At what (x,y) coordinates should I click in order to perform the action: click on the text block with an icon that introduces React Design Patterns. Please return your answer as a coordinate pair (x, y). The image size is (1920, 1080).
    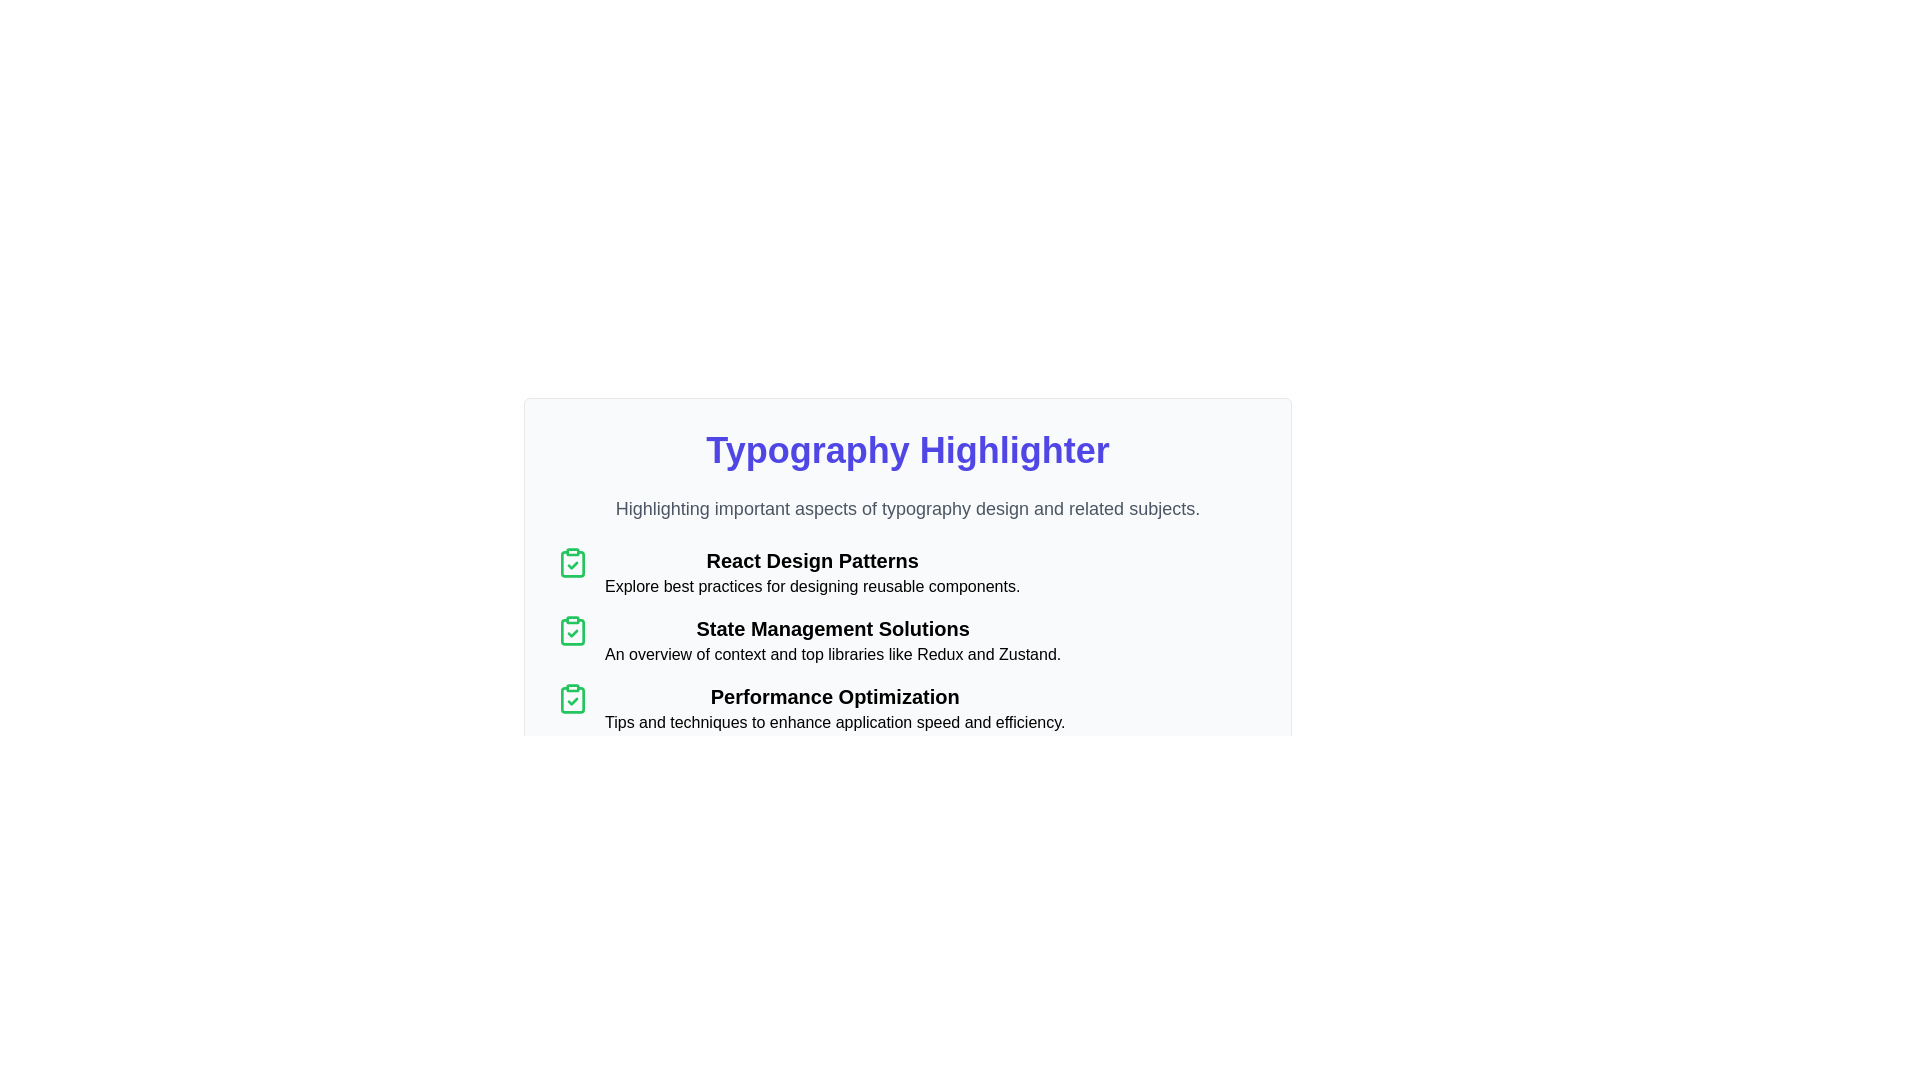
    Looking at the image, I should click on (906, 573).